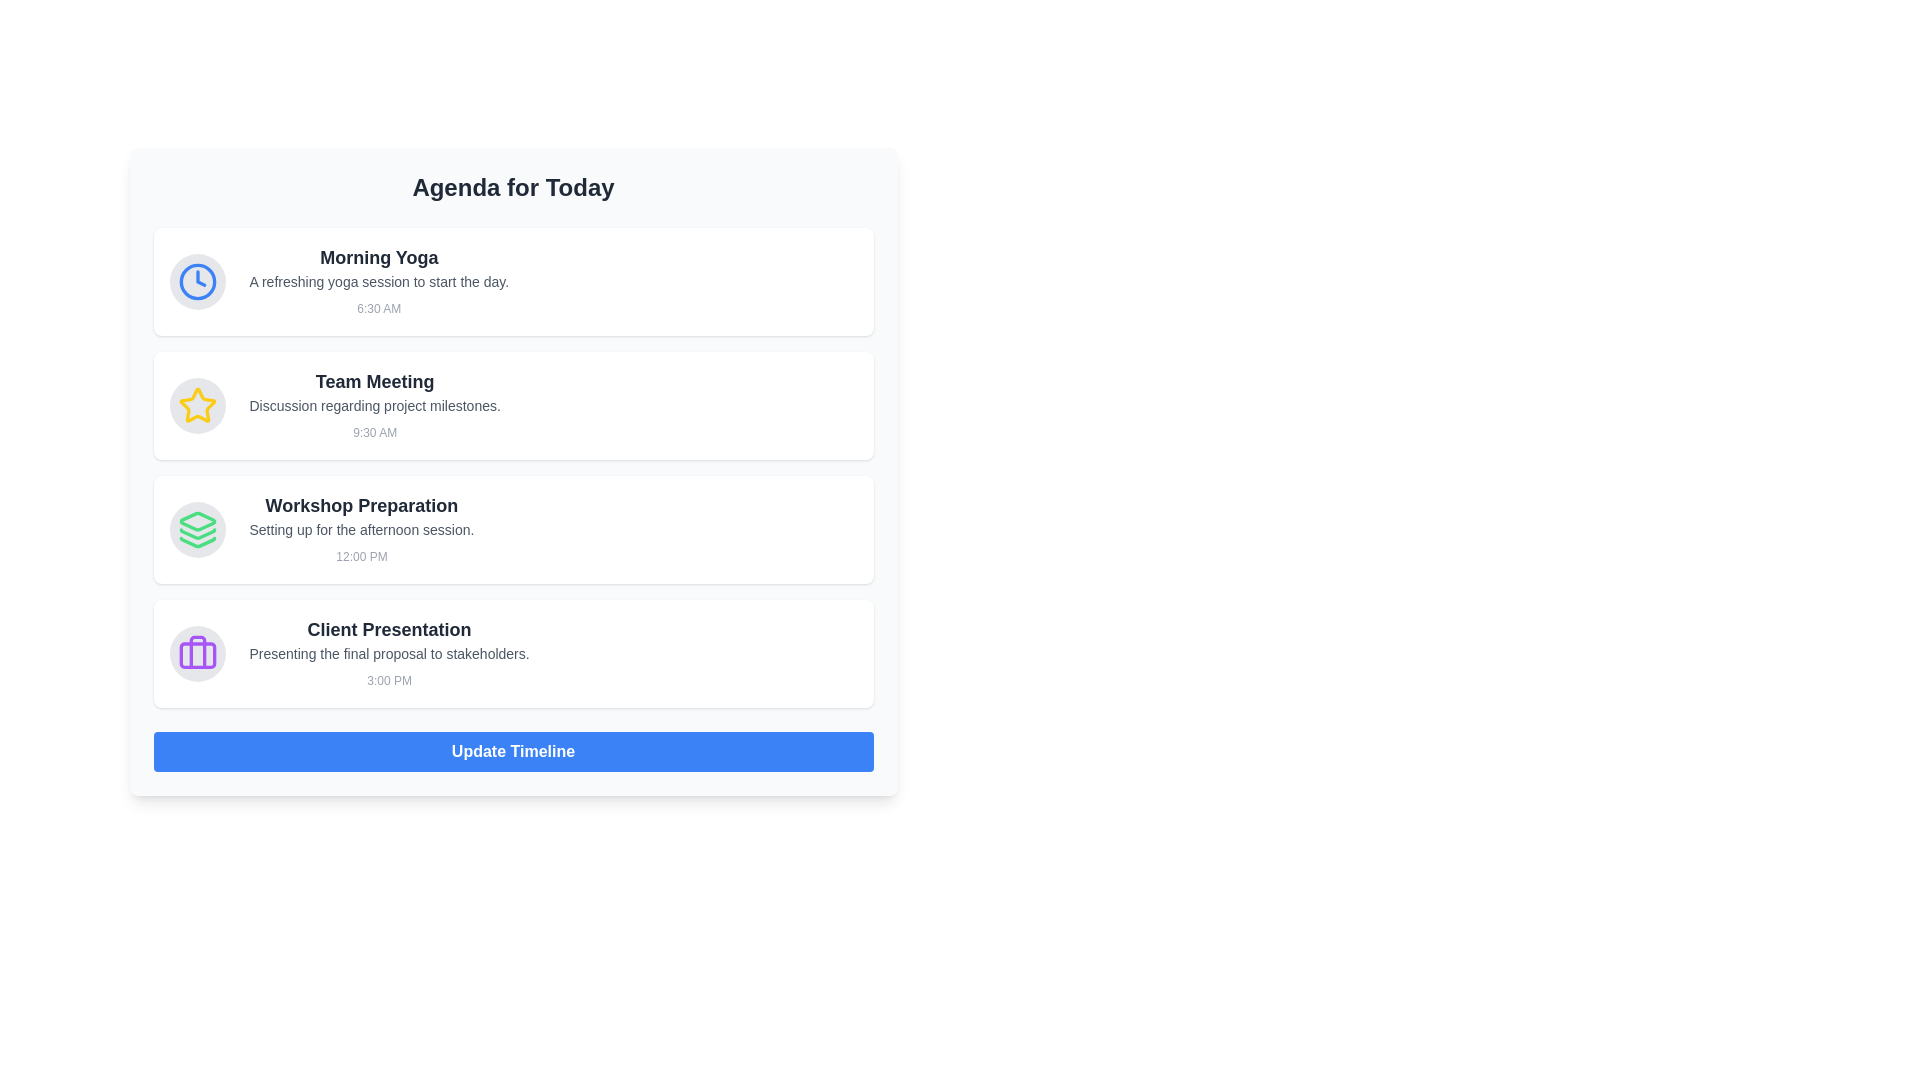  I want to click on the star icon with a yellow color and outlined appearance, located within a rounded light-gray background, which is part of the second list element associated with the 'Team Meeting' entry, so click(197, 405).